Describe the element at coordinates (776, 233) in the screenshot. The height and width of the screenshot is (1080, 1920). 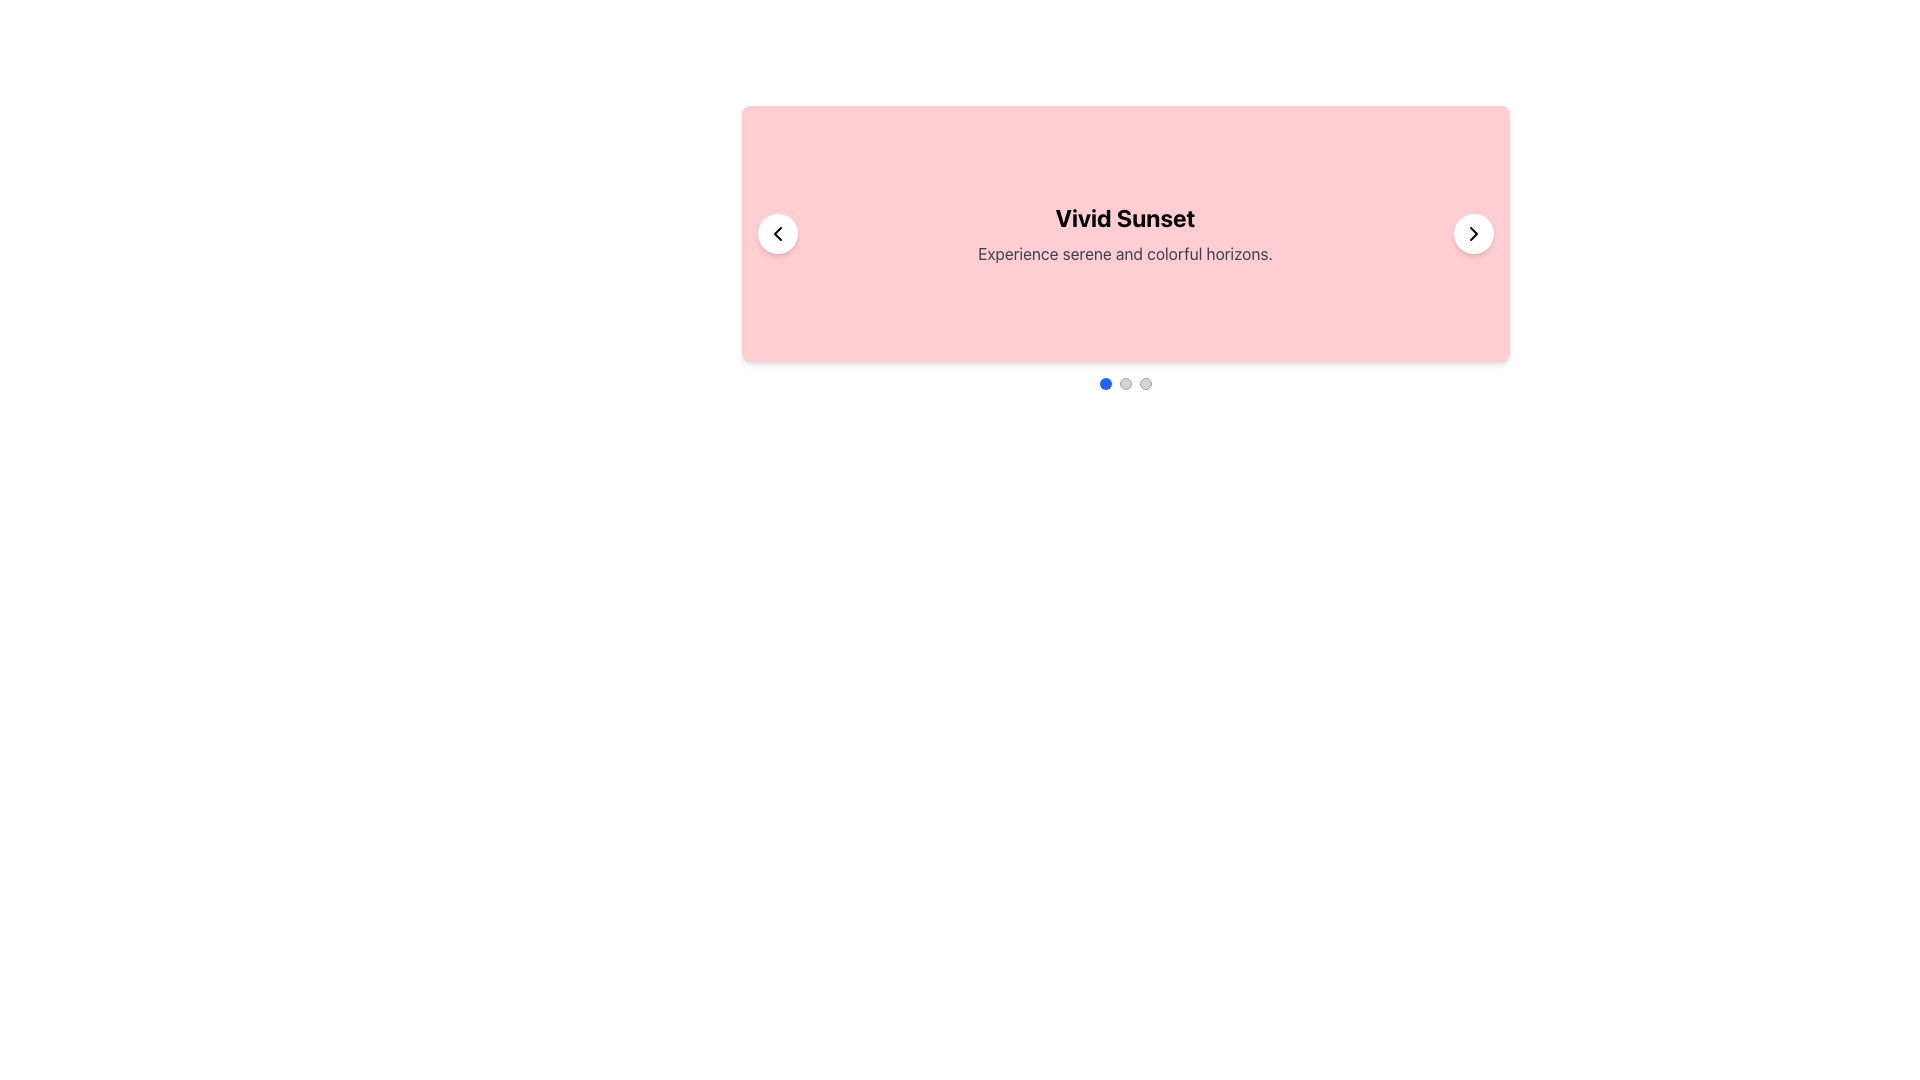
I see `the leftwards-pointing thin arrow within the circular button on the left side of the pink card layout` at that location.